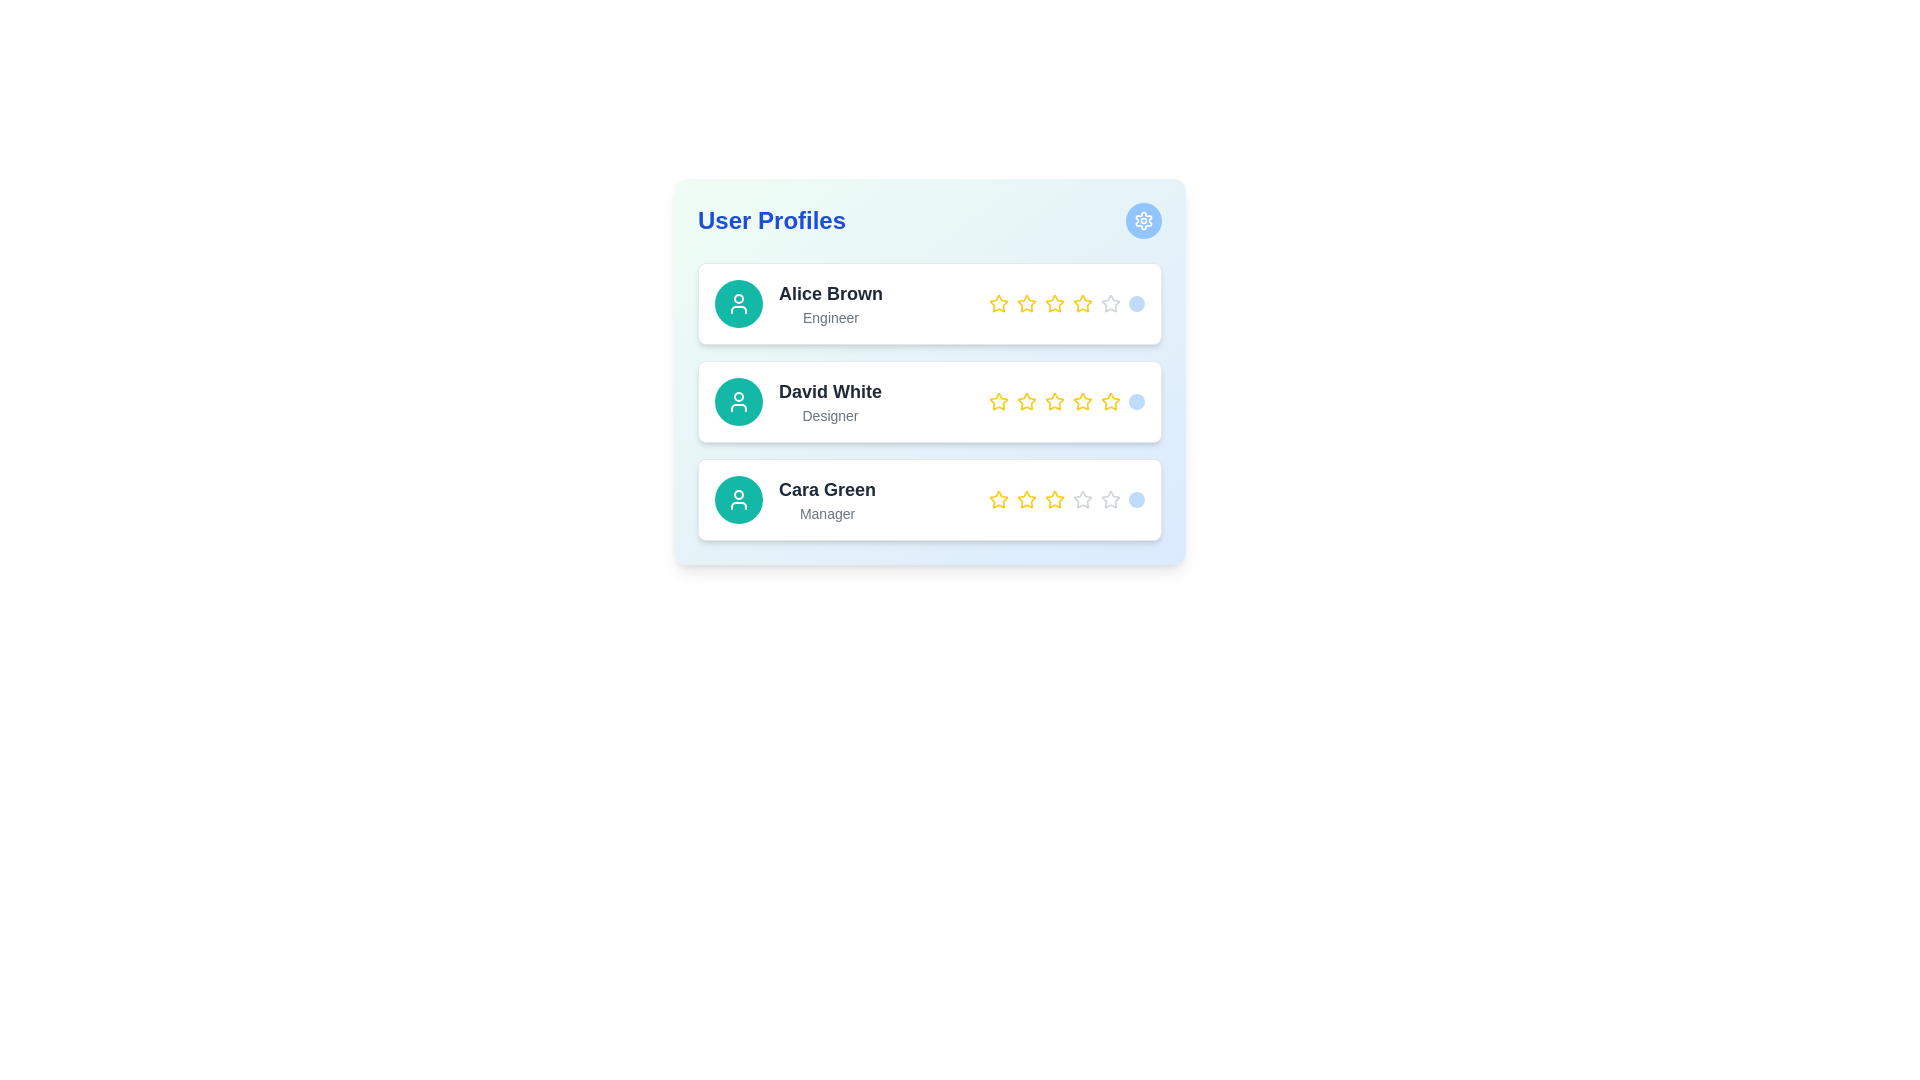  I want to click on the circular icon with a teal background and white user outline, located on the first user's information card in the 'User Profiles' list, so click(738, 304).